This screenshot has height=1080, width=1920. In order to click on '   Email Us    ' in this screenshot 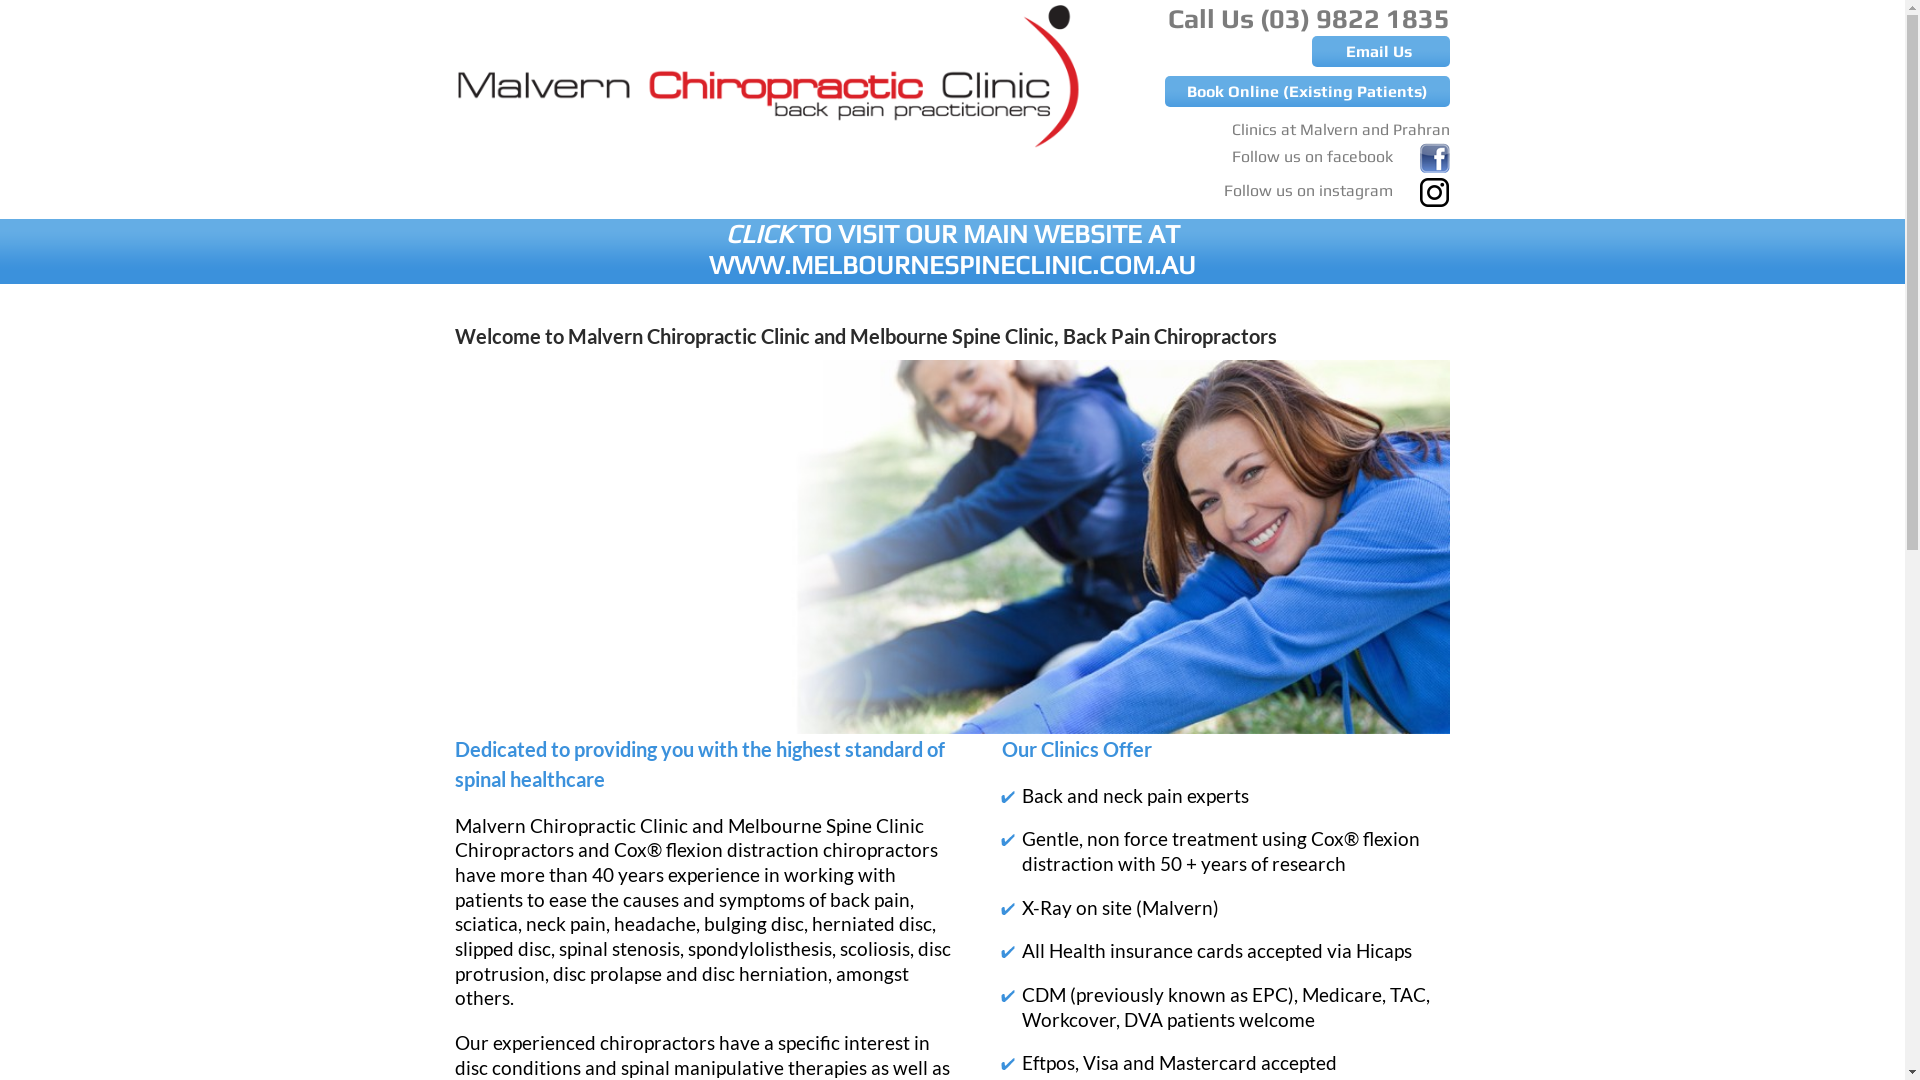, I will do `click(1380, 50)`.